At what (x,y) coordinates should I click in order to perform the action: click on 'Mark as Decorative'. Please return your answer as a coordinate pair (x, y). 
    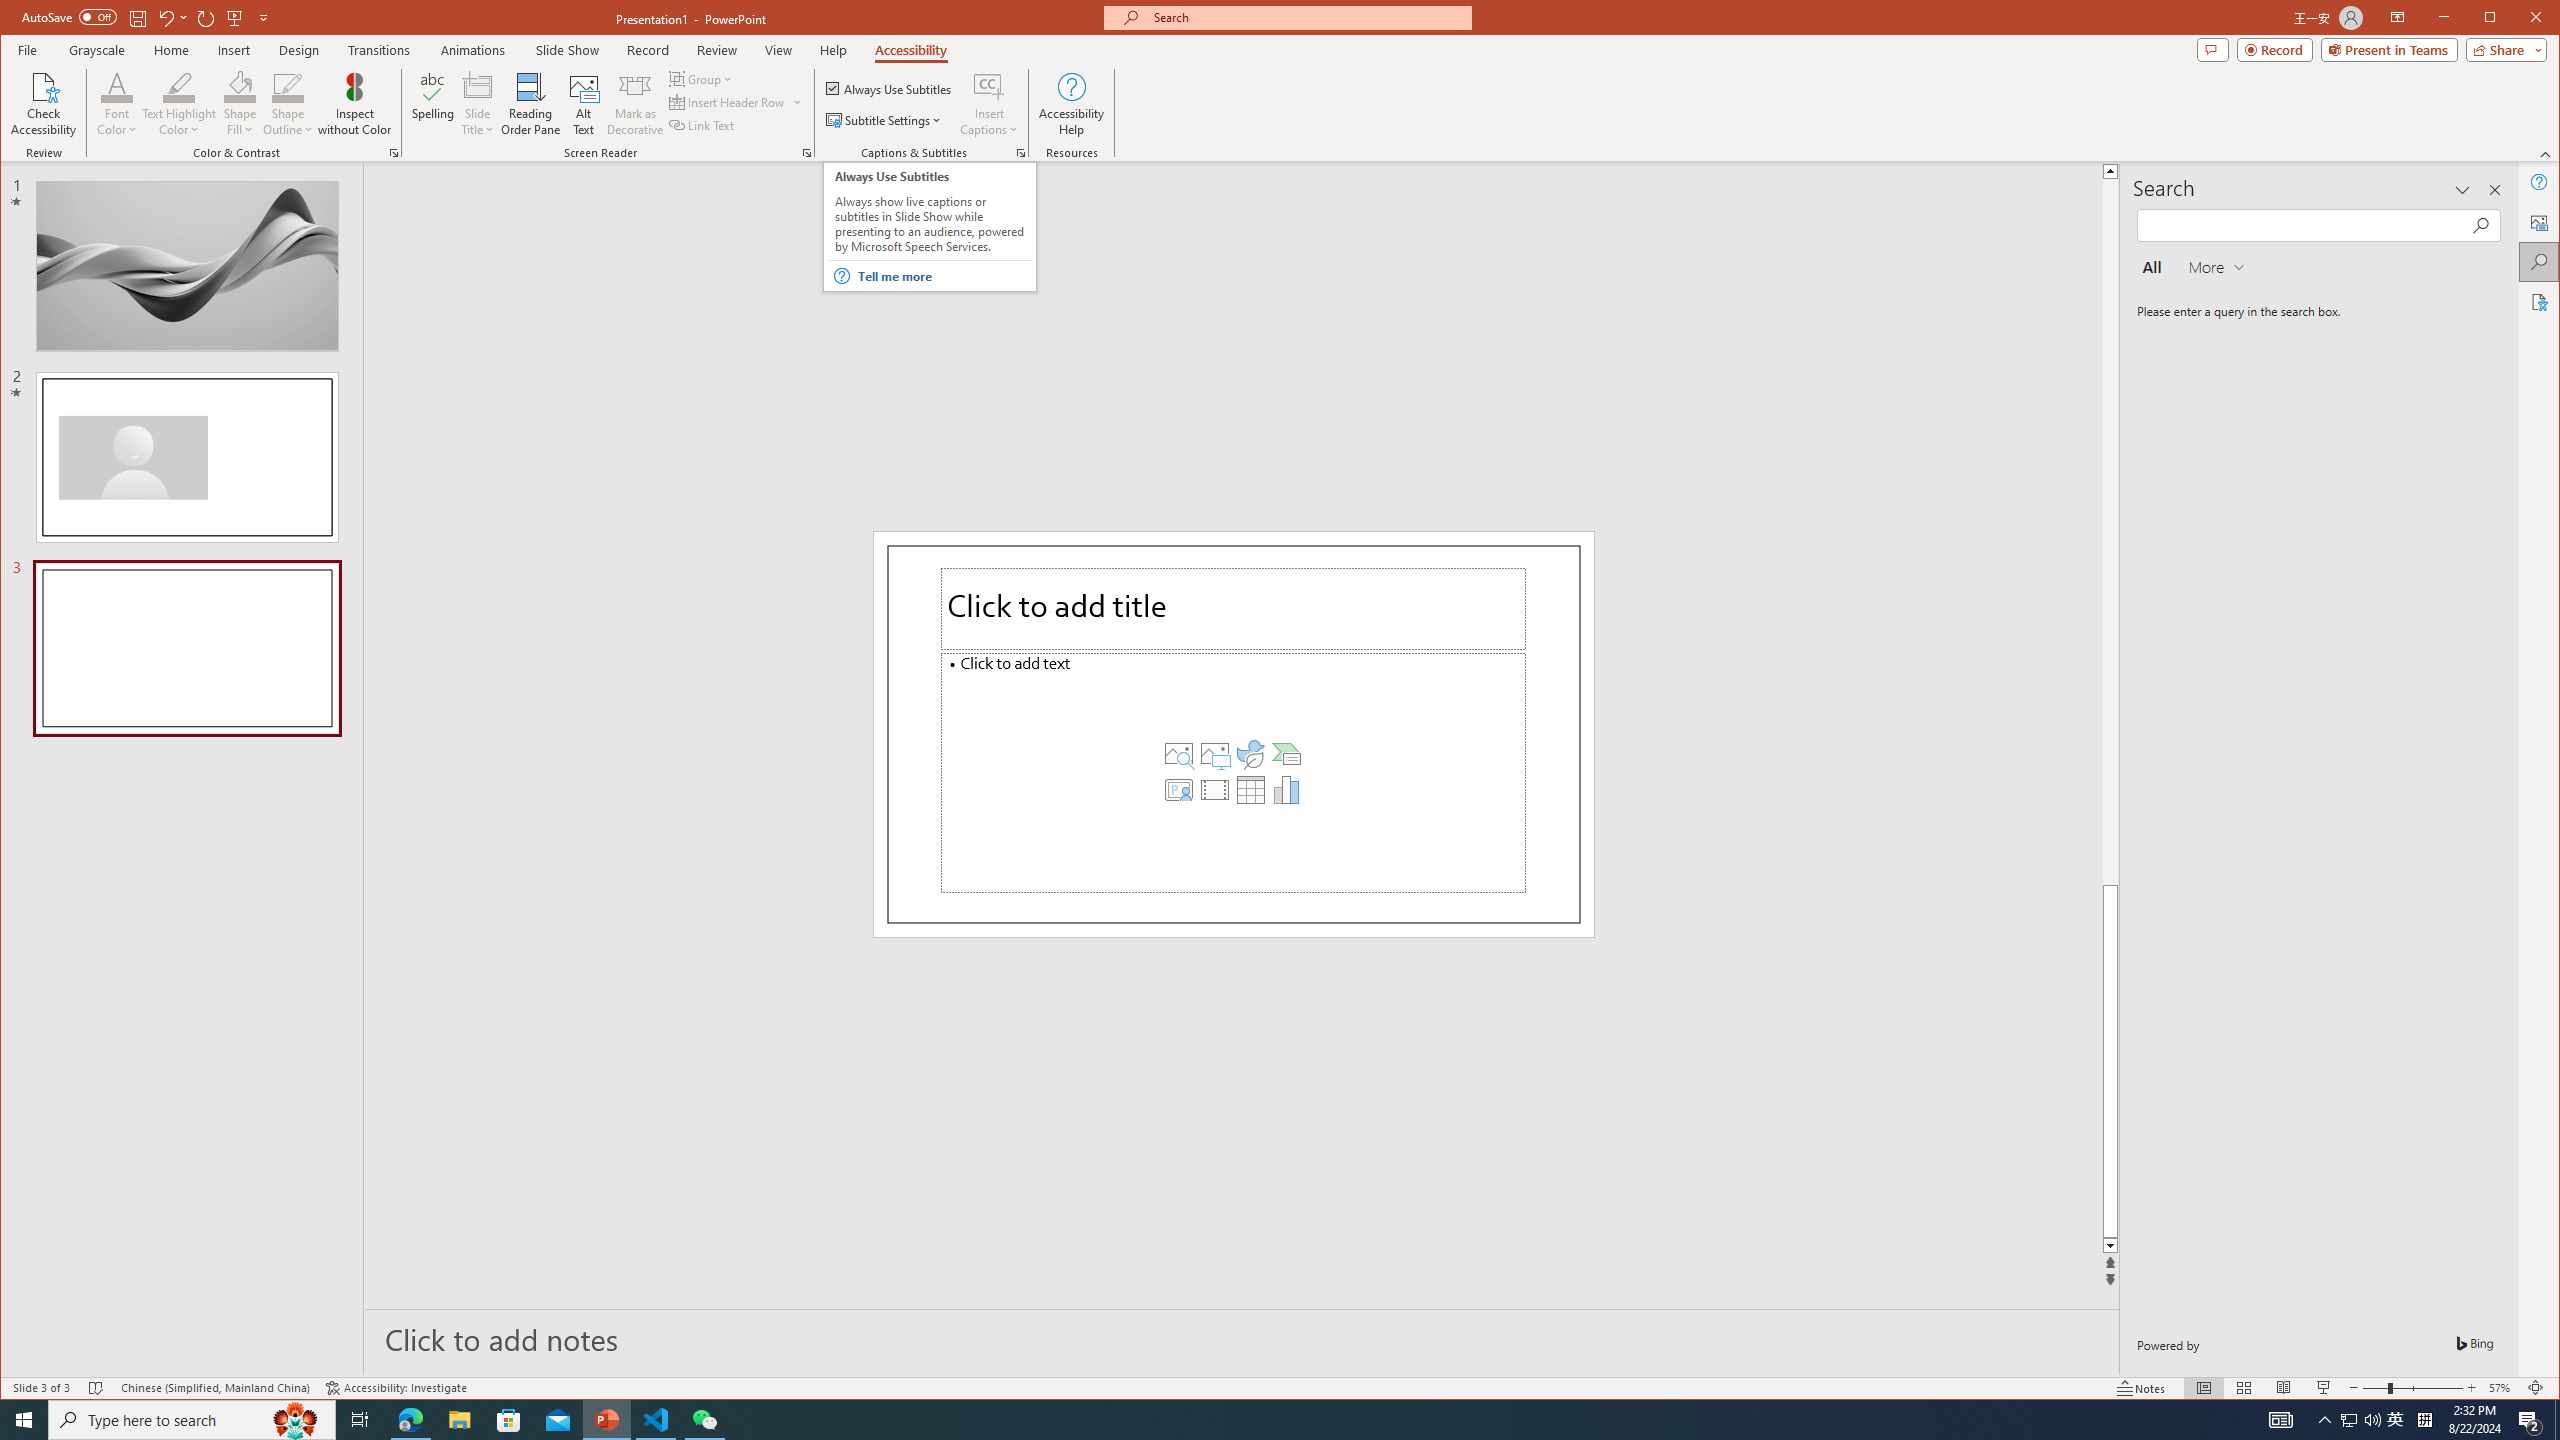
    Looking at the image, I should click on (633, 103).